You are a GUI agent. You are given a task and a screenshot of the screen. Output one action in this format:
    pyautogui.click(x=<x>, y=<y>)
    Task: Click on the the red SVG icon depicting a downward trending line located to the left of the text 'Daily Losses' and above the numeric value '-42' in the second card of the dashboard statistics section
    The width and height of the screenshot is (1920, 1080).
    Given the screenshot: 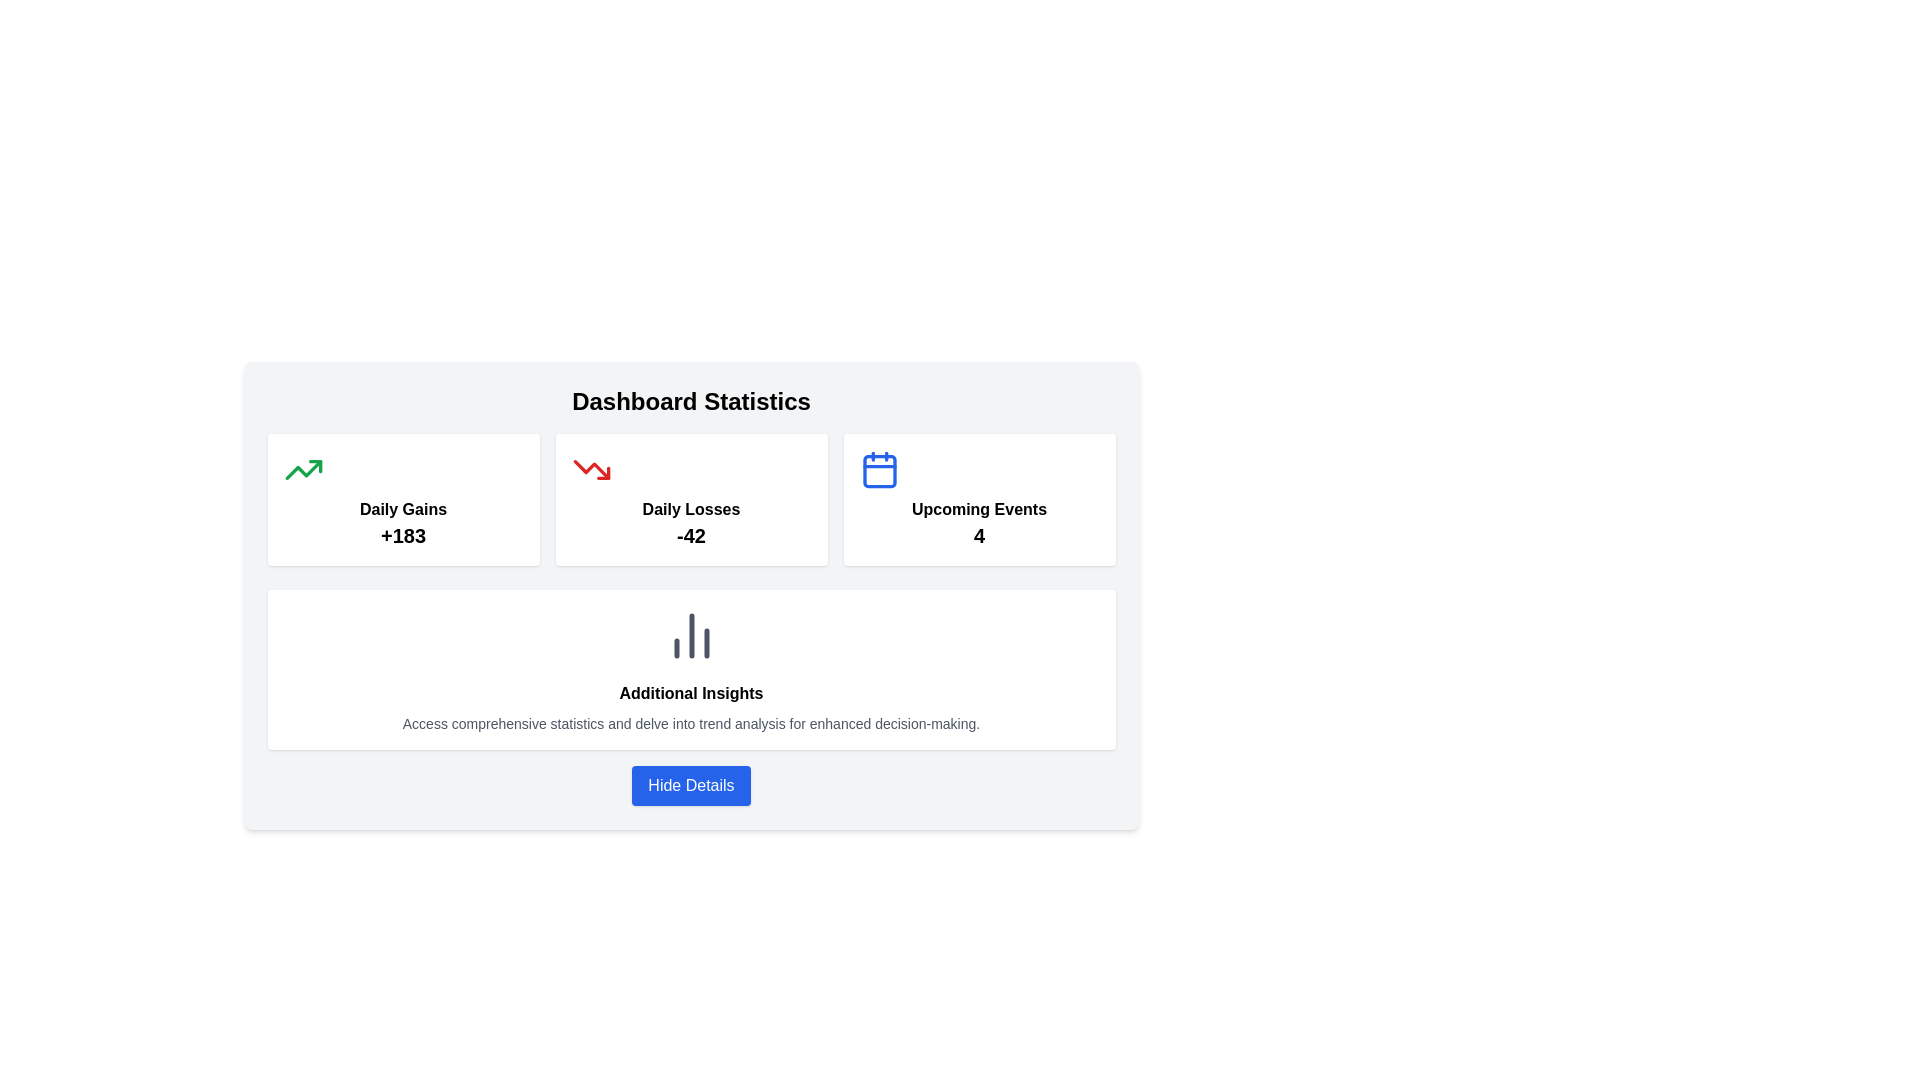 What is the action you would take?
    pyautogui.click(x=590, y=470)
    